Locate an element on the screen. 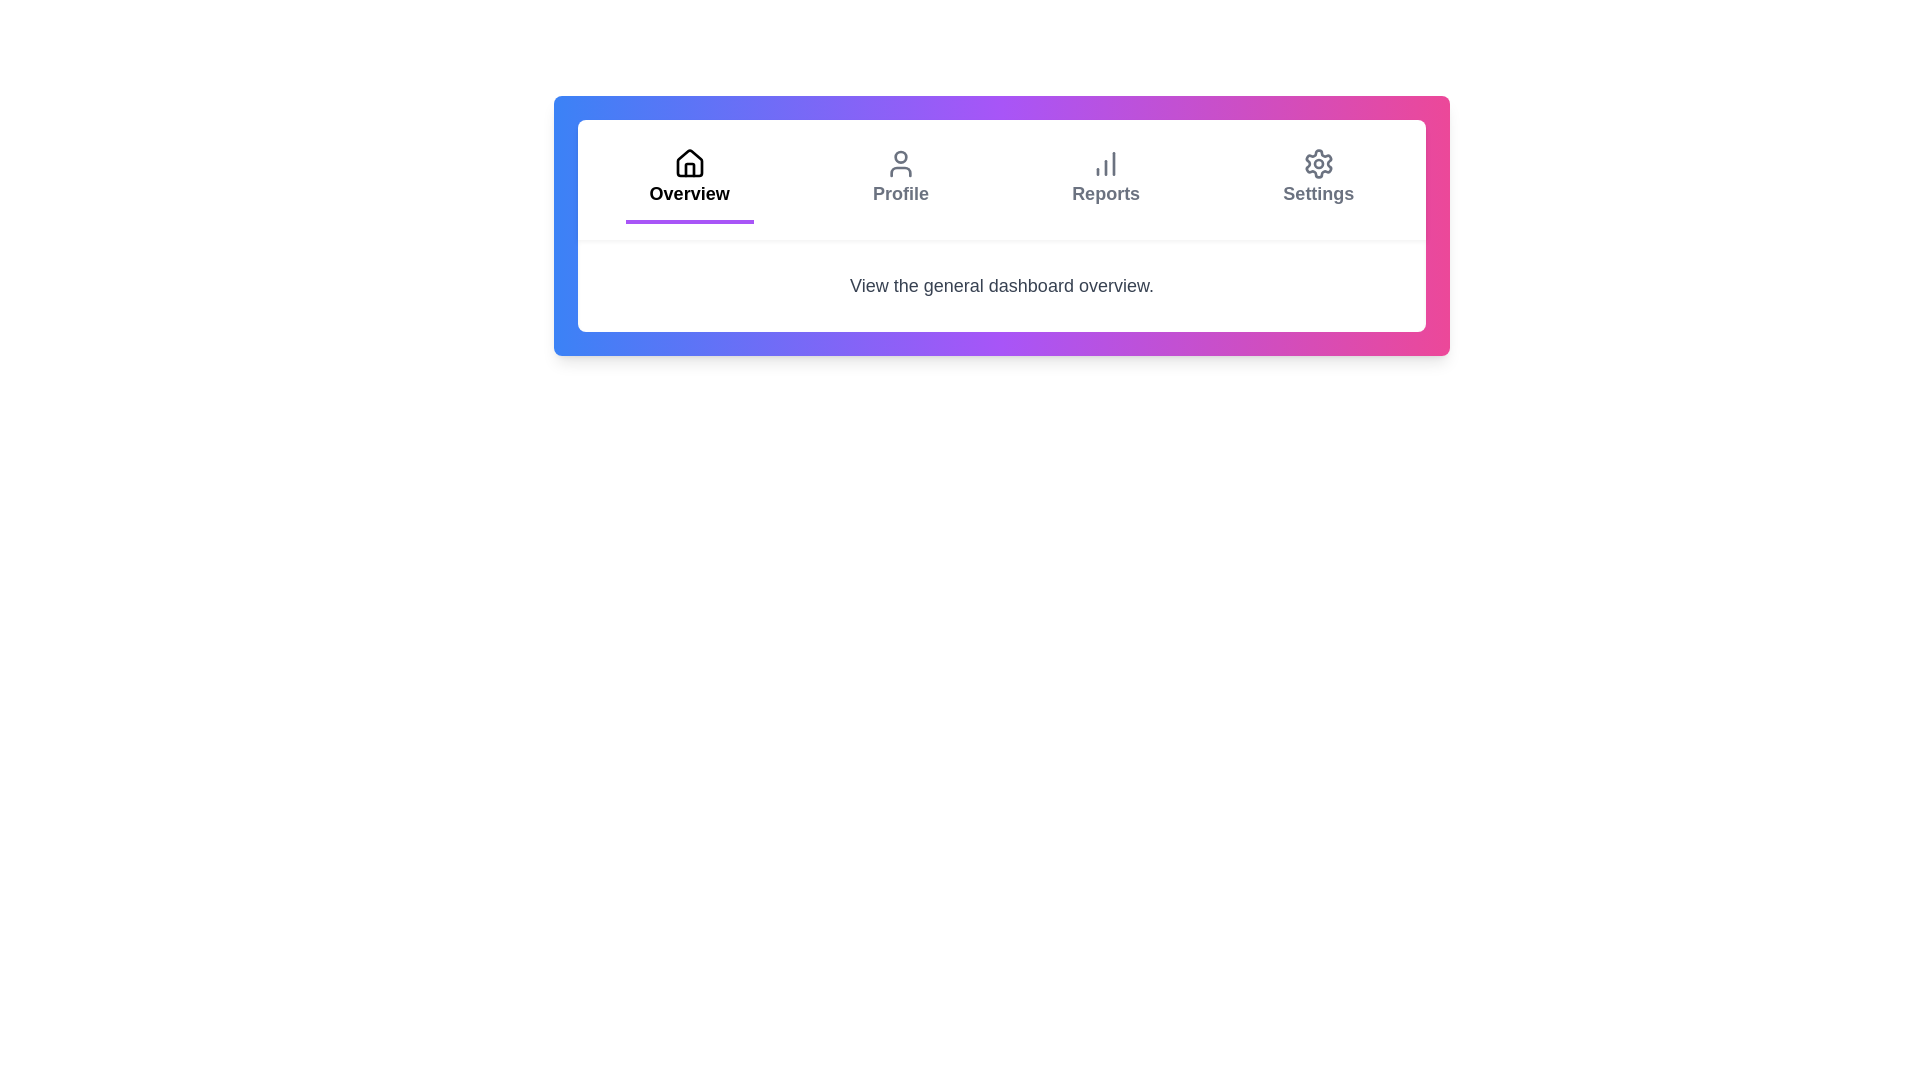 The width and height of the screenshot is (1920, 1080). the configuration cogwheel icon located at the top-right section of the horizontal navigation bar, which serves as a visual representation of the settings option is located at coordinates (1318, 163).